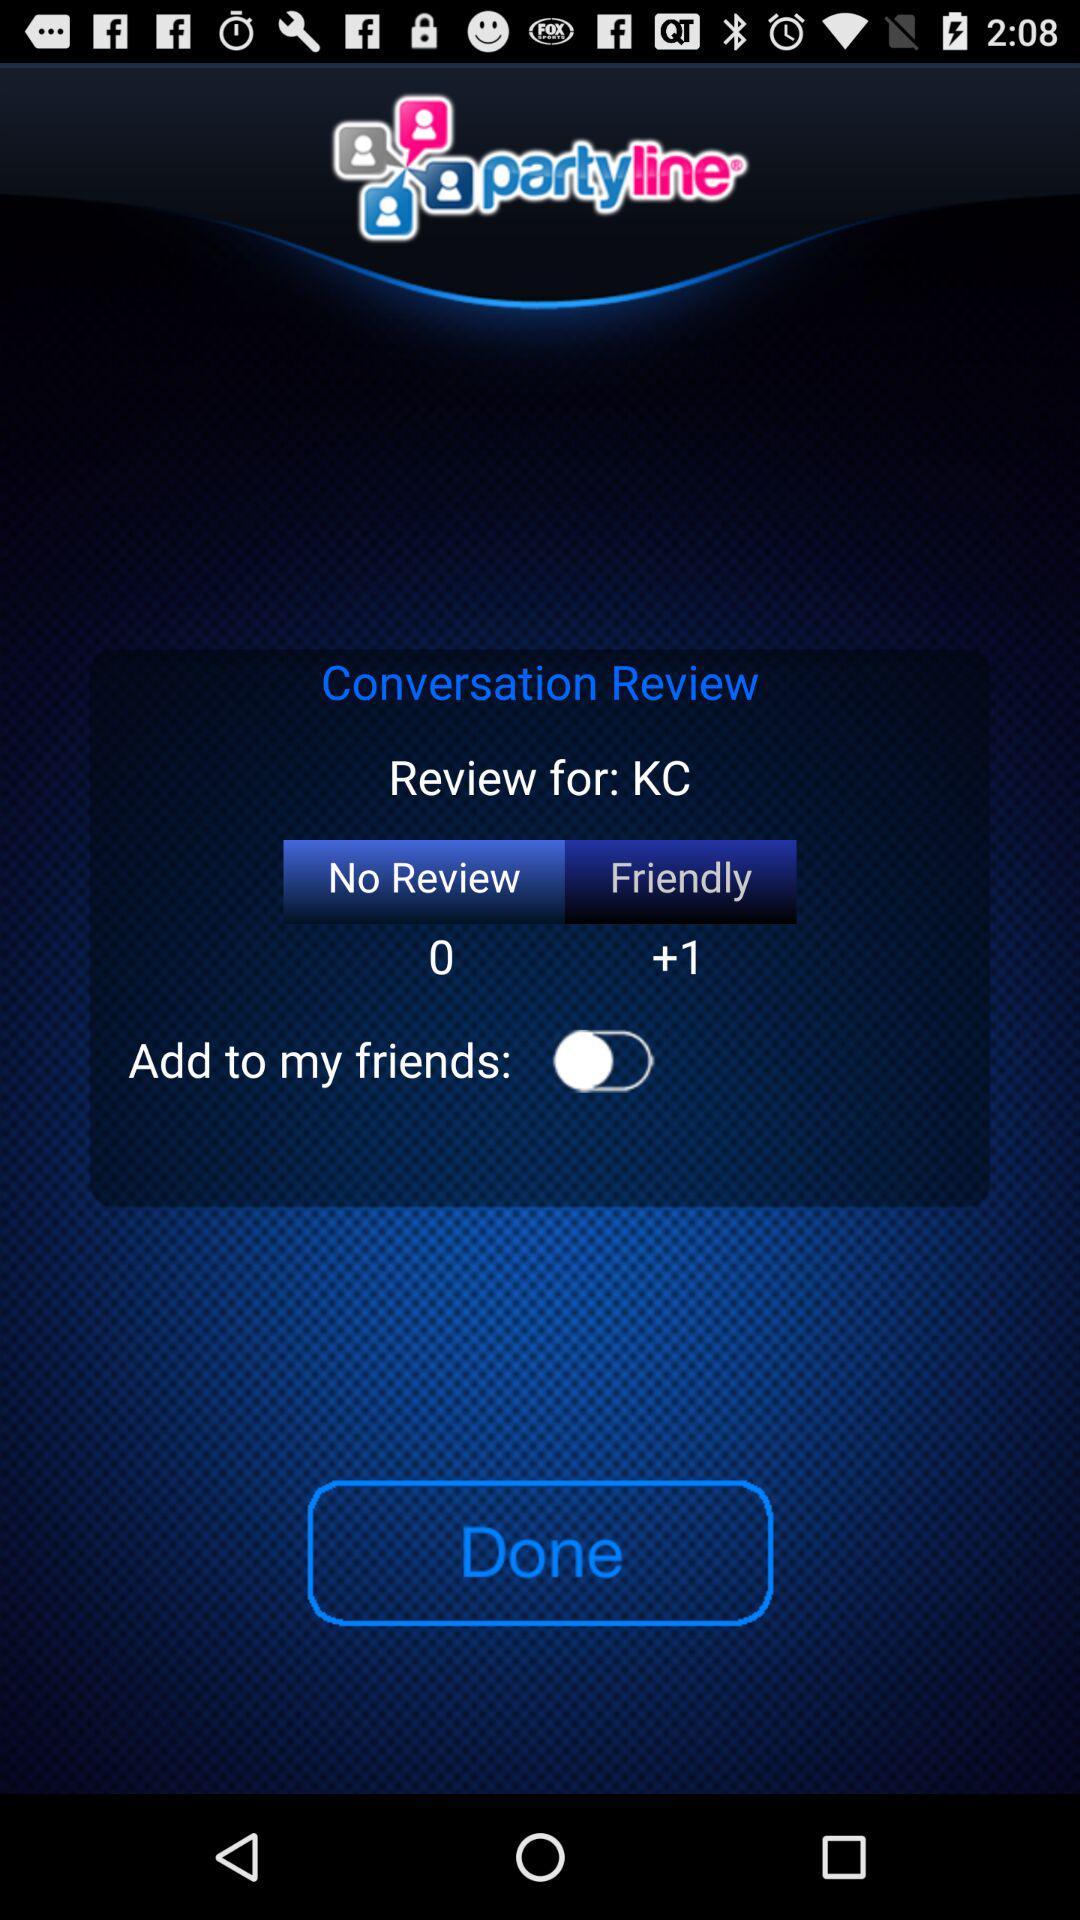  I want to click on the app to the right of add to my, so click(602, 1060).